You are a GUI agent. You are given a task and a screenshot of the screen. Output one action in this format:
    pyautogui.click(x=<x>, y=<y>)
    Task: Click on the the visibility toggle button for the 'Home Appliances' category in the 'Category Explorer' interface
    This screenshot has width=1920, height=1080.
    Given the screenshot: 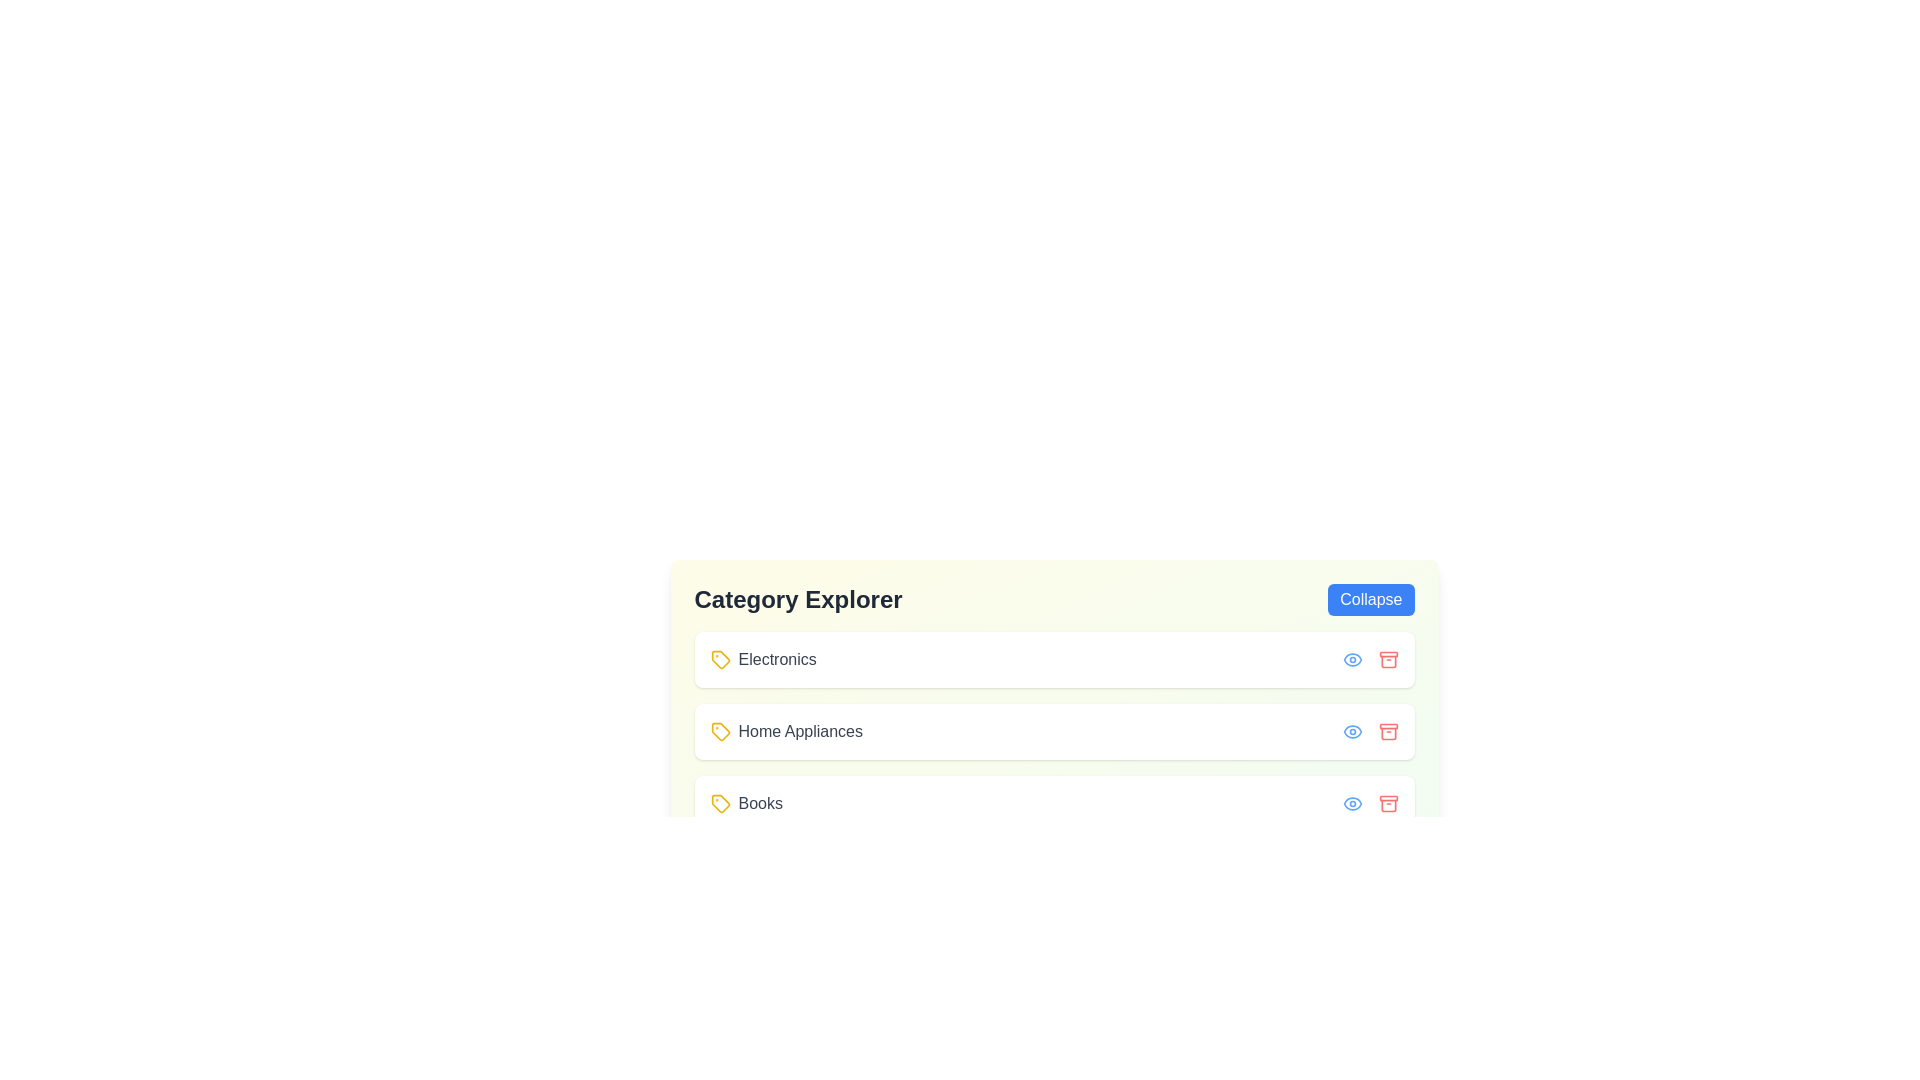 What is the action you would take?
    pyautogui.click(x=1352, y=732)
    